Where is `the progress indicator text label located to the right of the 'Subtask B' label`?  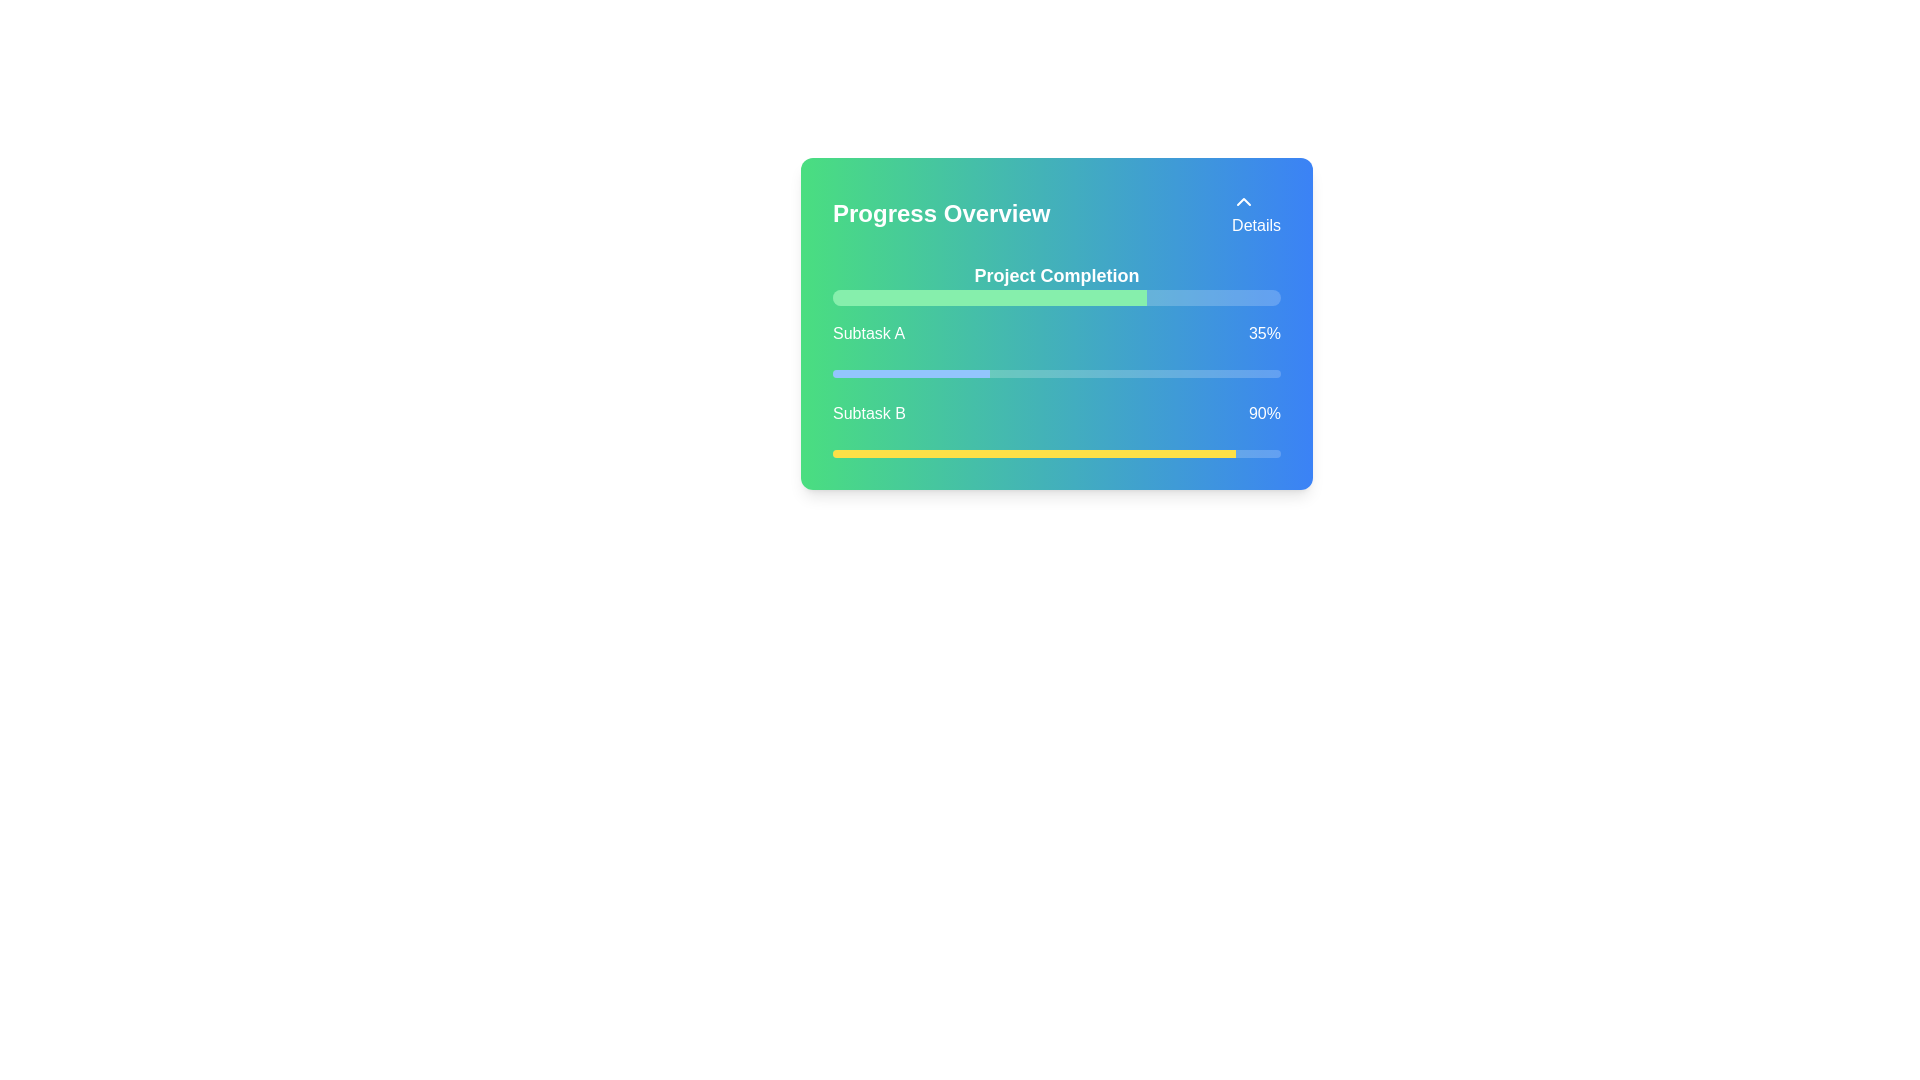
the progress indicator text label located to the right of the 'Subtask B' label is located at coordinates (1263, 412).